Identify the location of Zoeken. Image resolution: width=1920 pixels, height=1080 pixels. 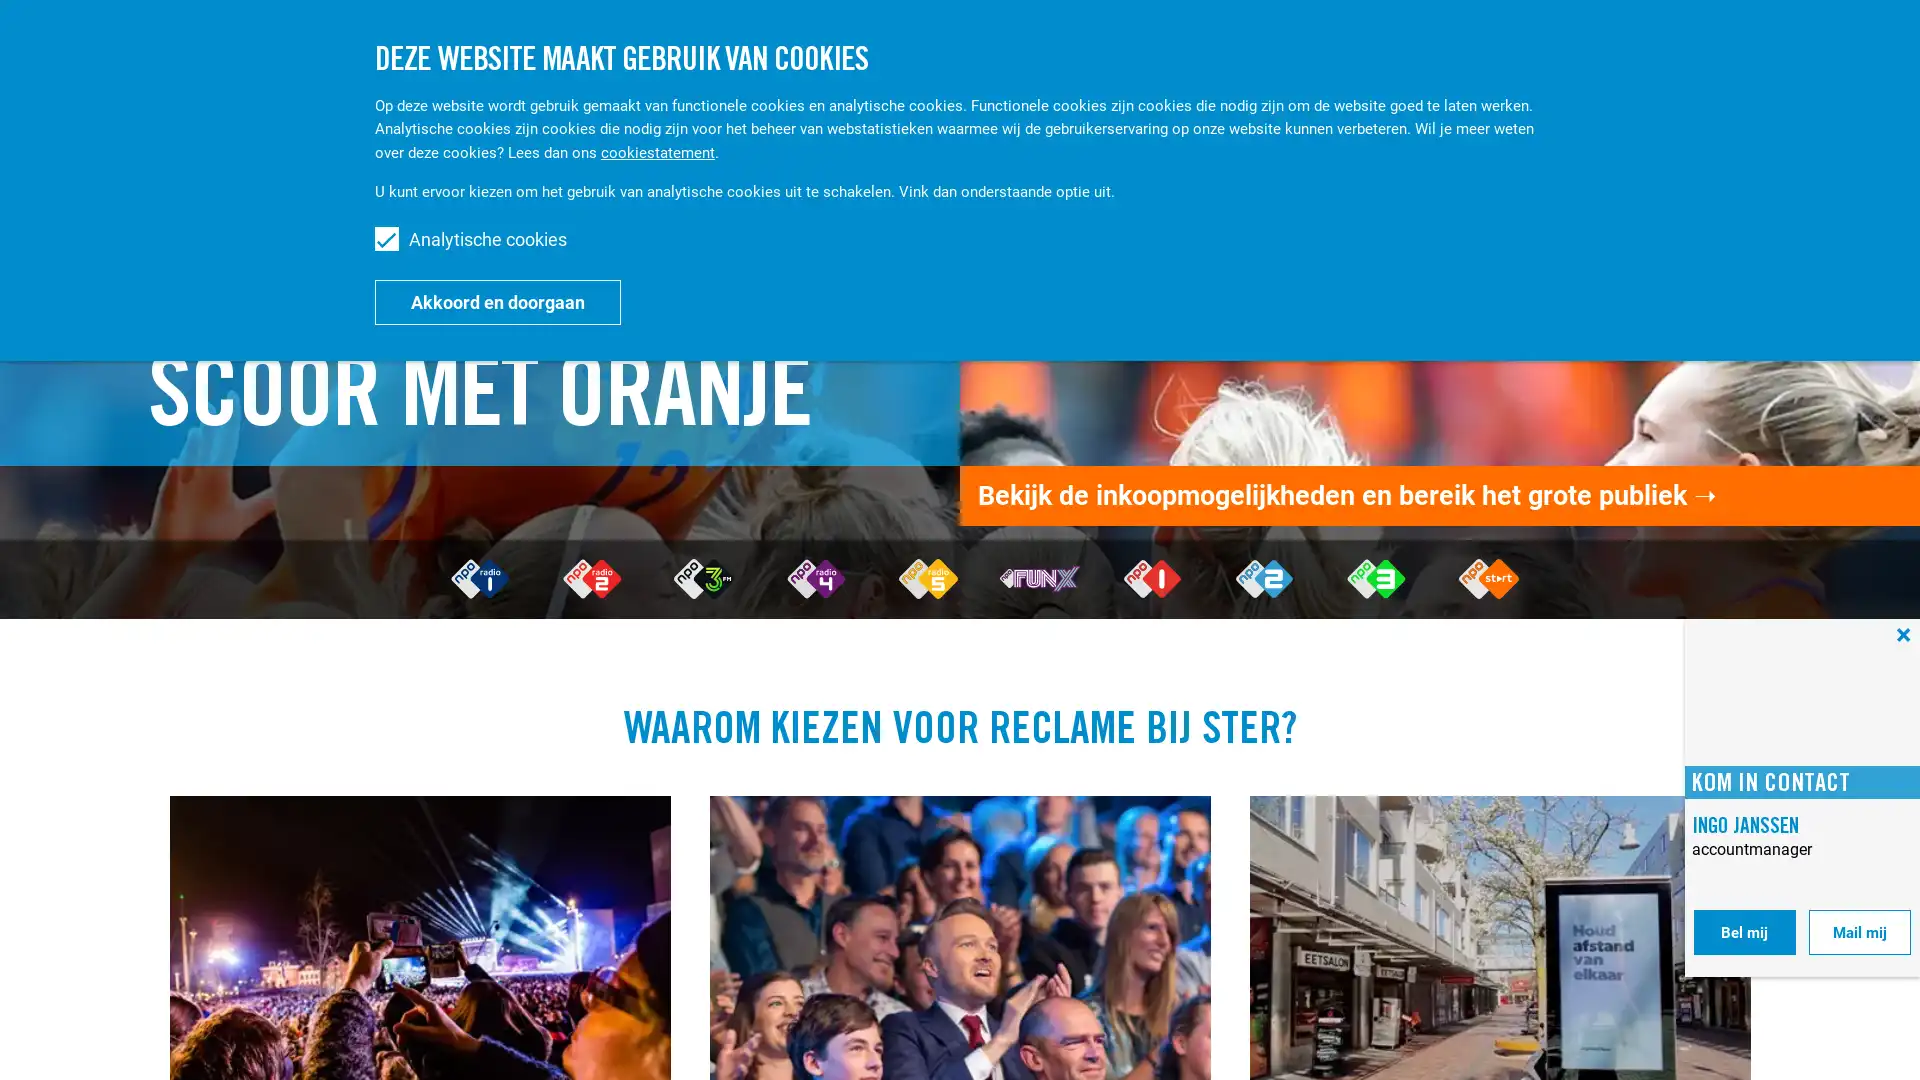
(1713, 48).